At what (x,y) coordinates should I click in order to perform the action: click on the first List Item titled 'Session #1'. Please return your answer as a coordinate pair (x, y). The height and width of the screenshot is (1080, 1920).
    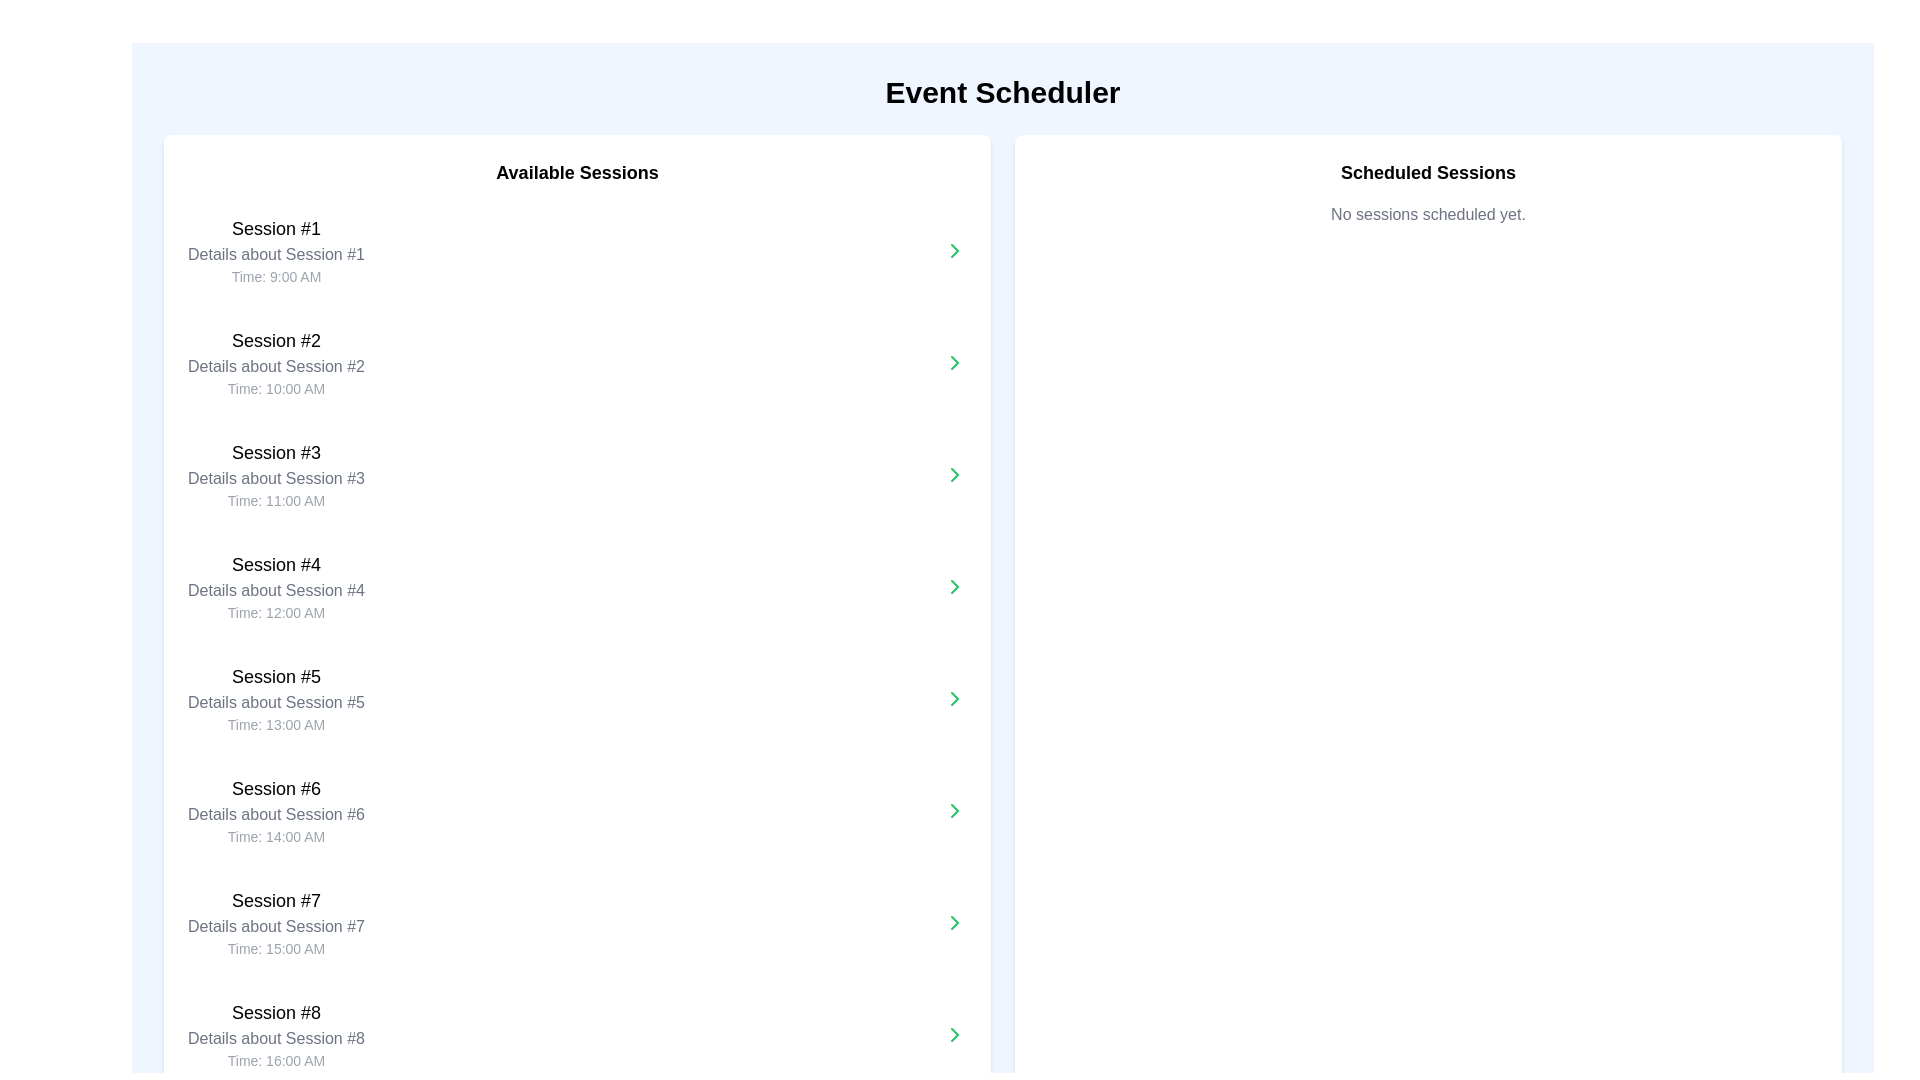
    Looking at the image, I should click on (275, 249).